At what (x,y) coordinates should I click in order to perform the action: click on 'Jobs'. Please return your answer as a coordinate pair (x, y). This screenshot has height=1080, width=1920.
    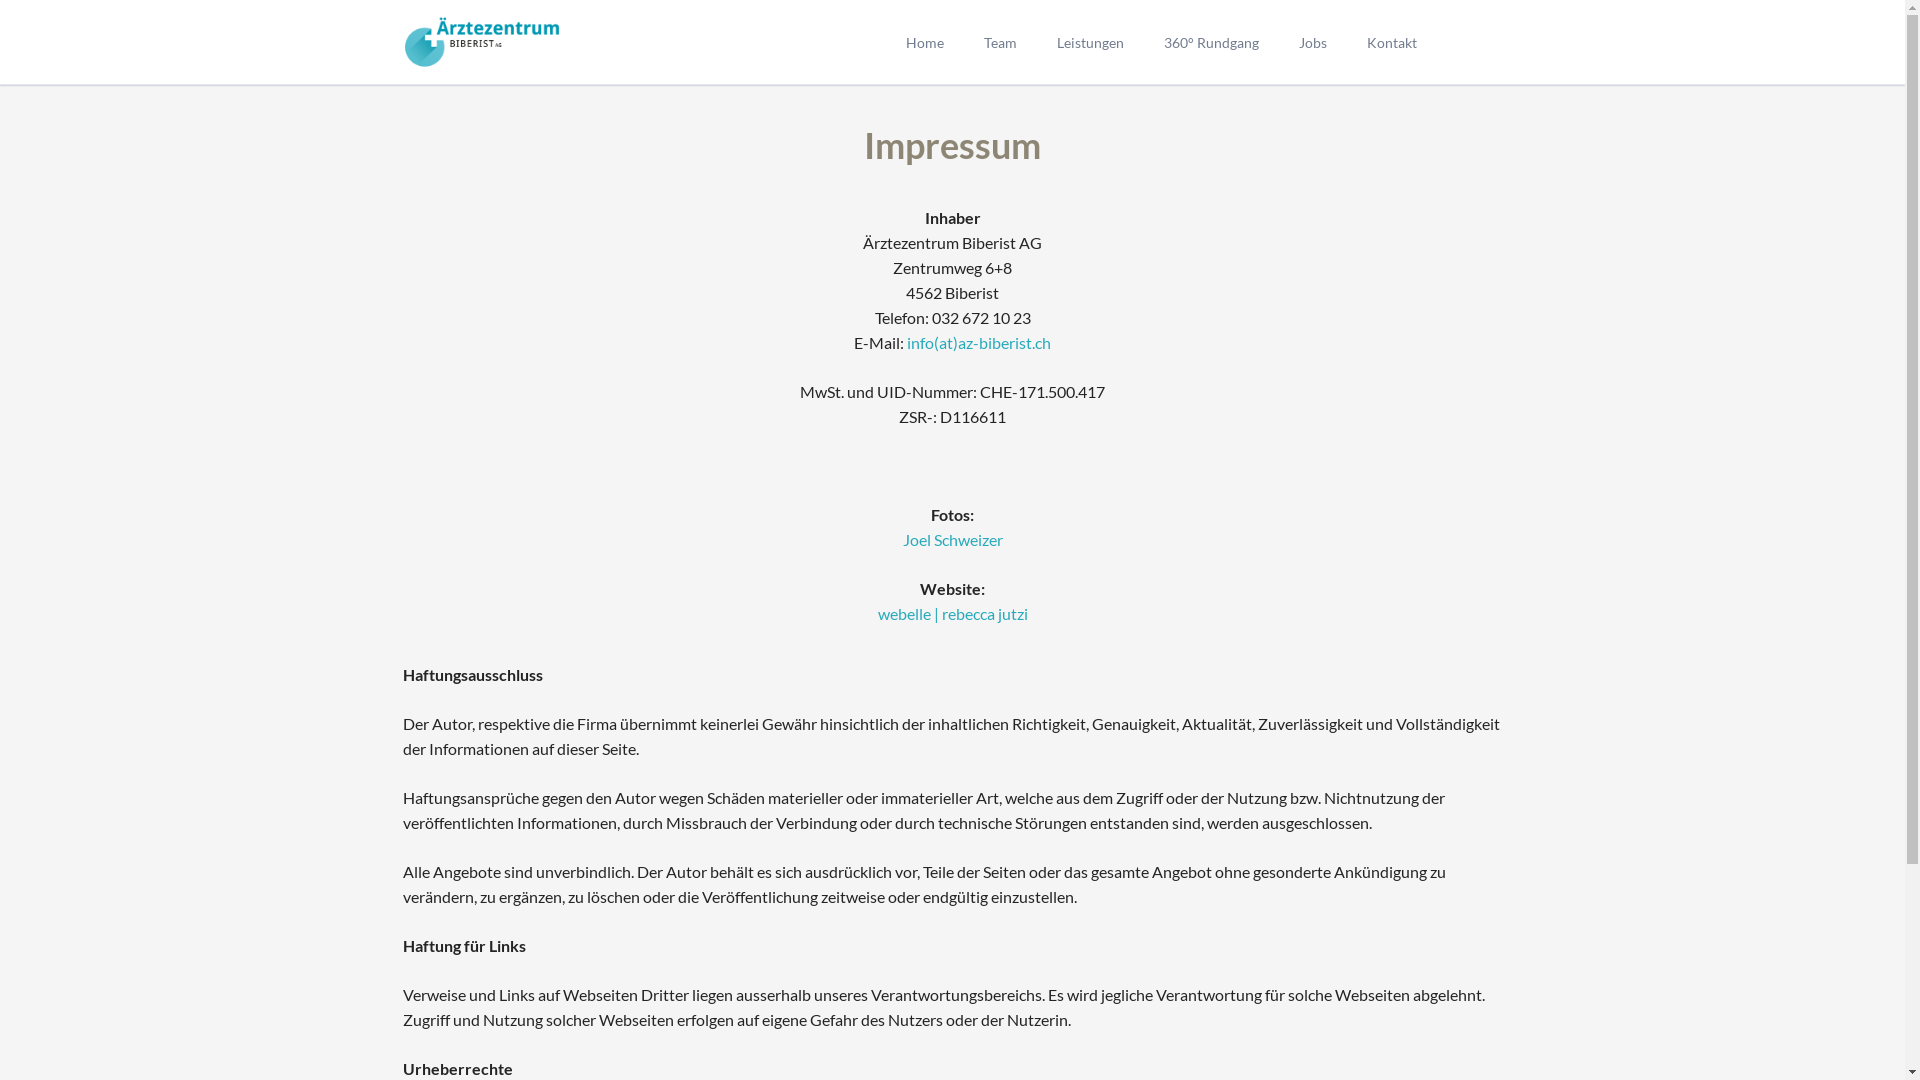
    Looking at the image, I should click on (1311, 42).